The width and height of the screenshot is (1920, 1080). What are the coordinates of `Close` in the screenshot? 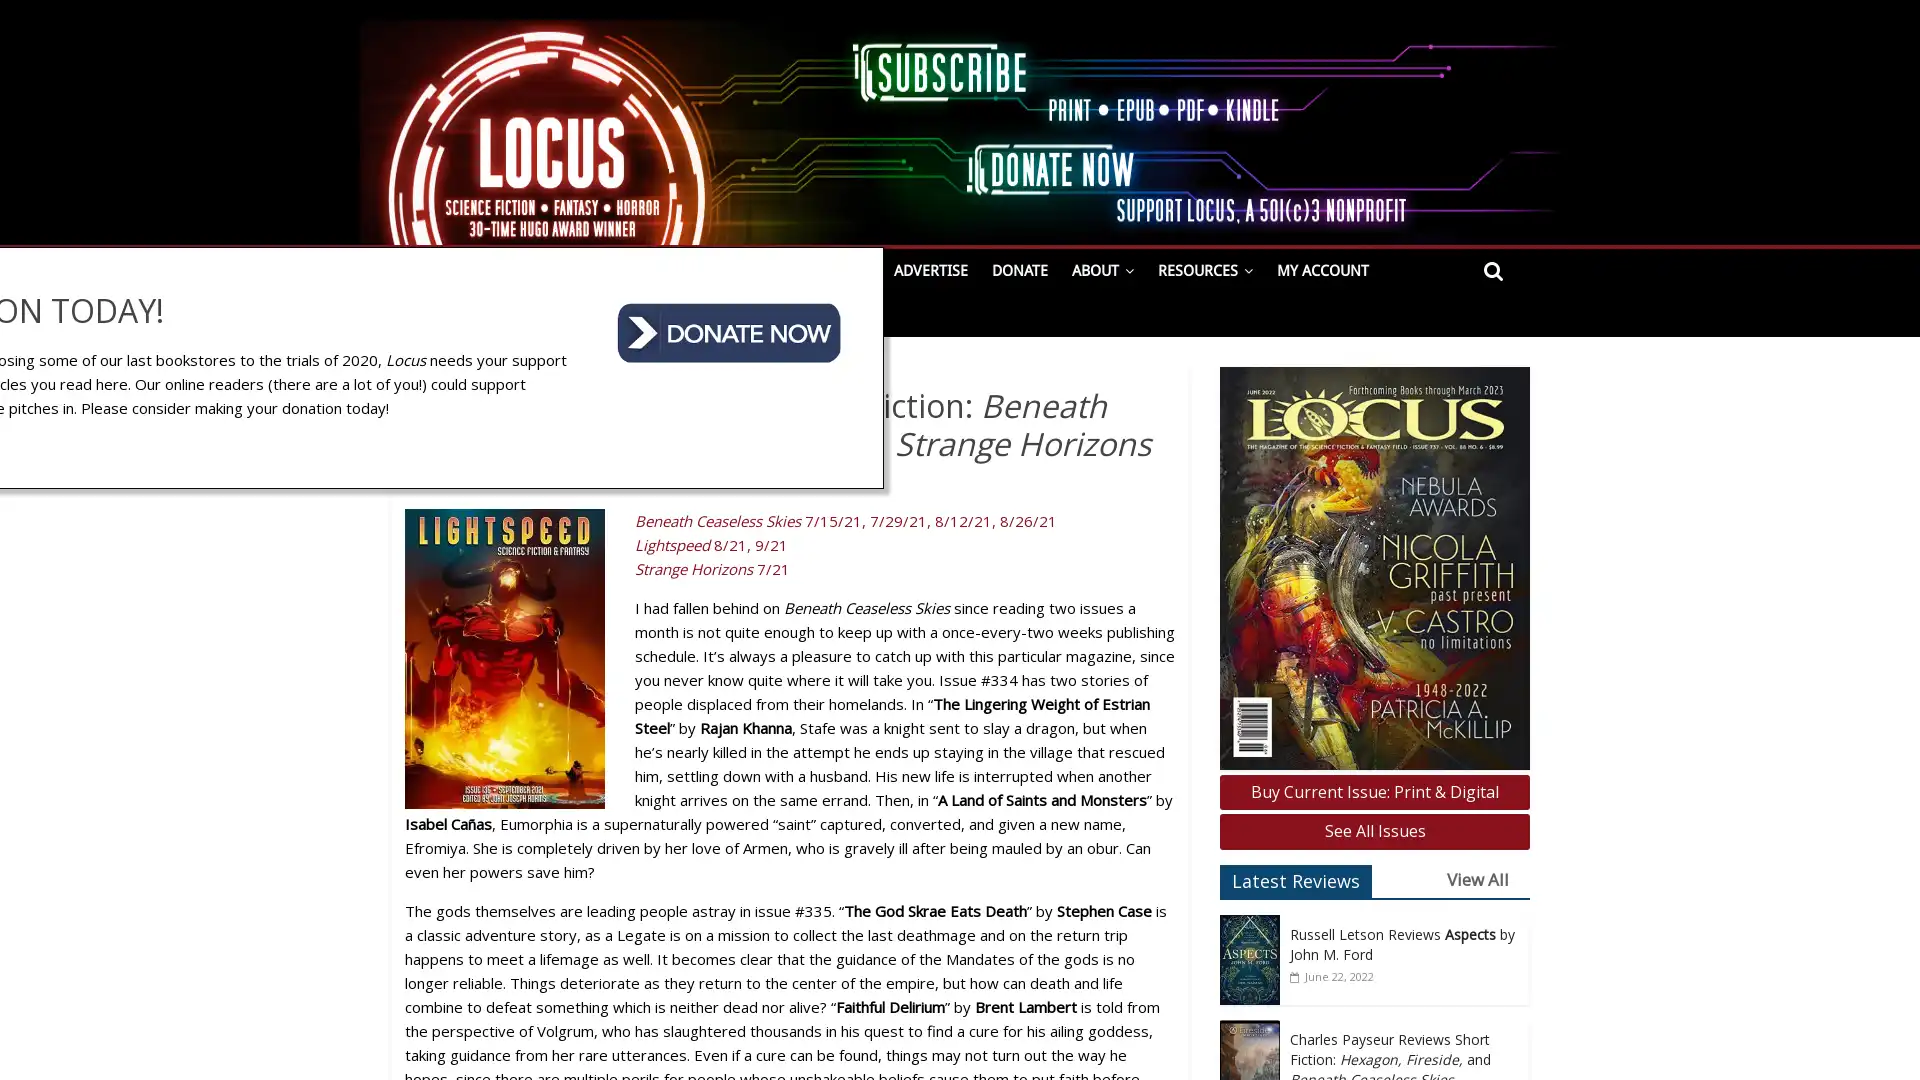 It's located at (1699, 852).